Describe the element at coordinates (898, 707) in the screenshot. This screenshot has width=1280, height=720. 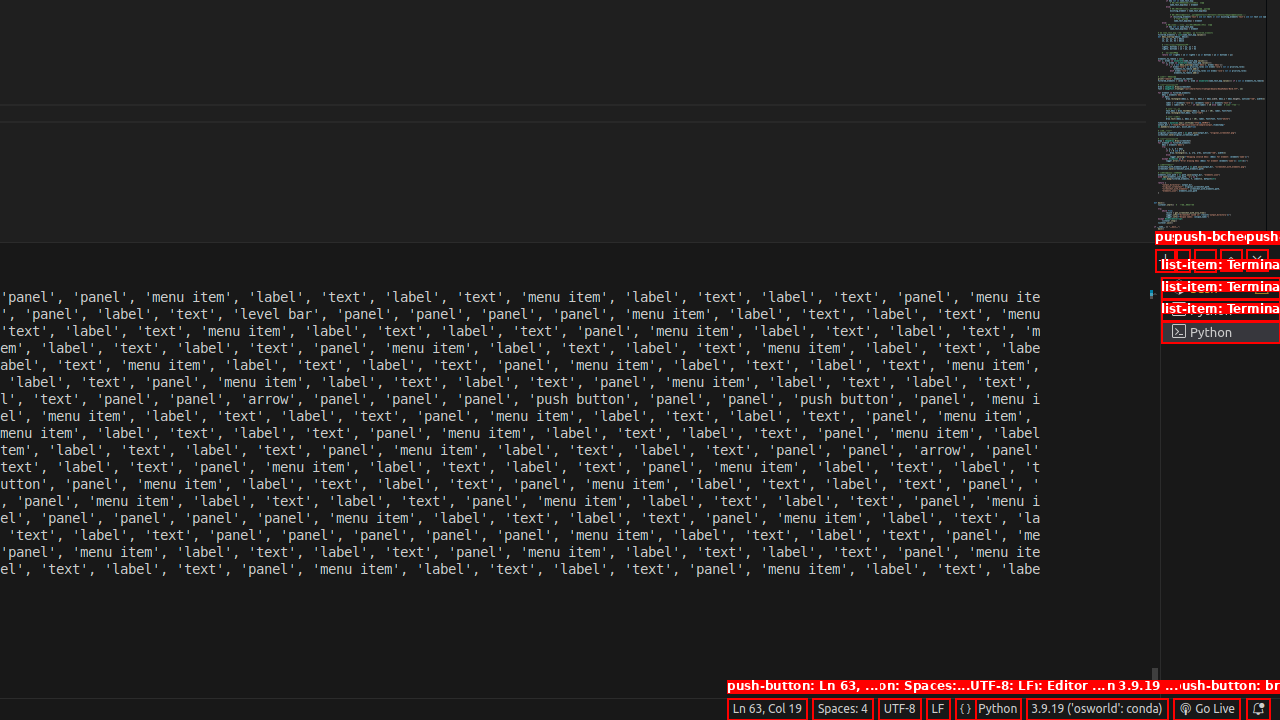
I see `'UTF-8'` at that location.